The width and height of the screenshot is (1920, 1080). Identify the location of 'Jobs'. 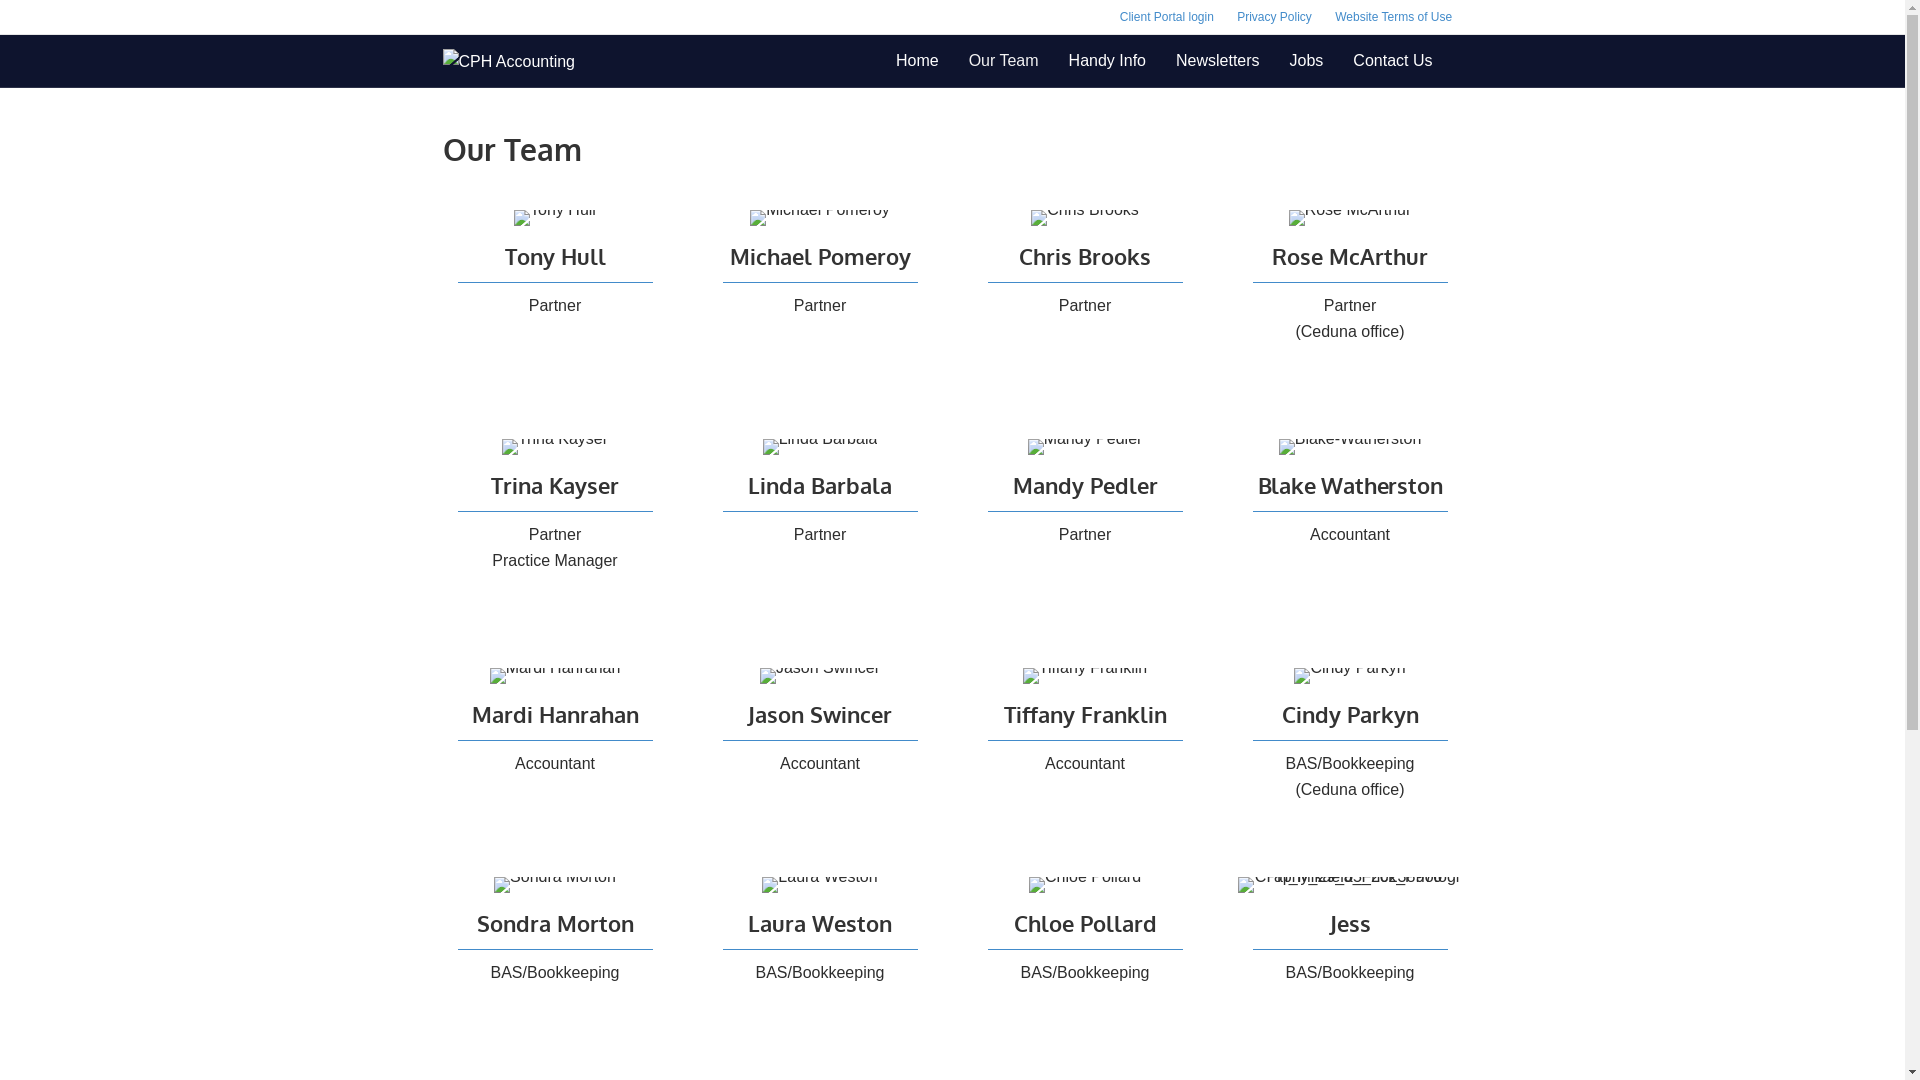
(1306, 60).